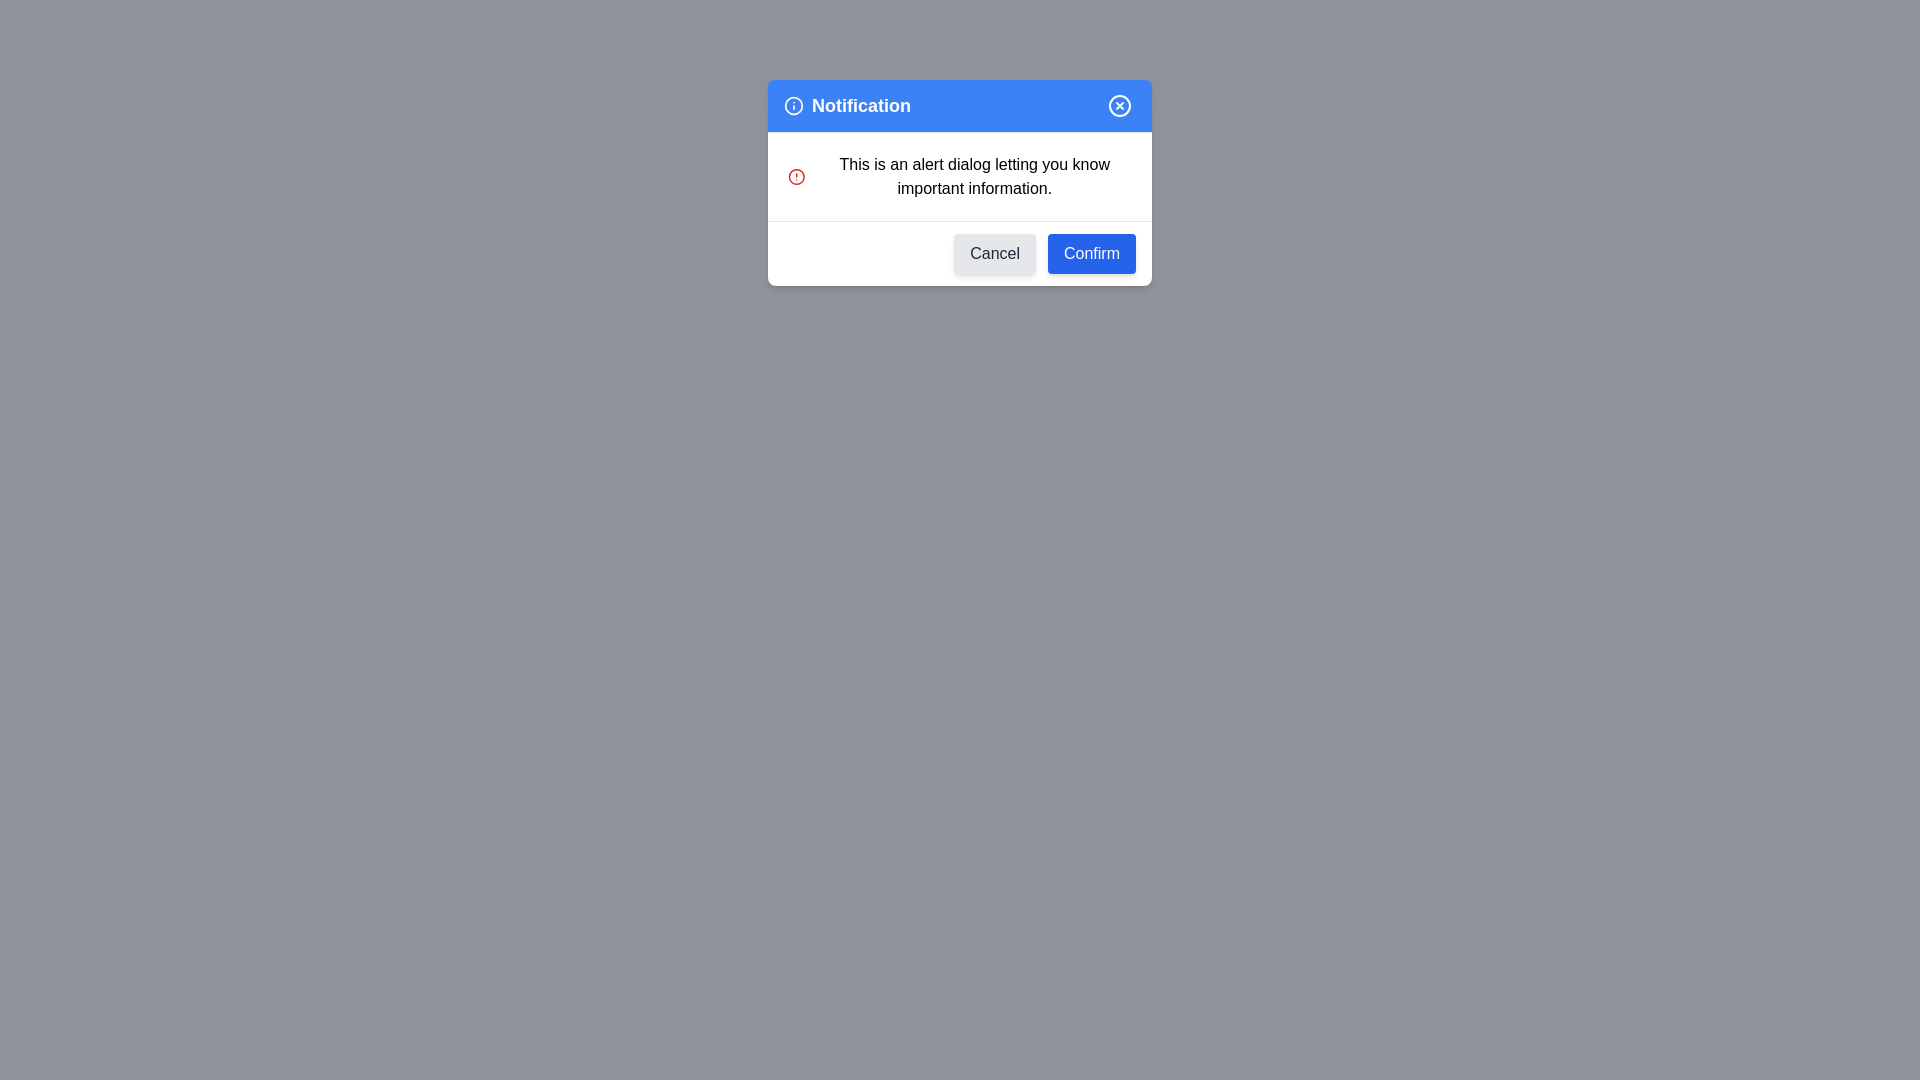  What do you see at coordinates (847, 105) in the screenshot?
I see `the bold white text label that reads 'Notification', located in the top-left section of the blue header bar` at bounding box center [847, 105].